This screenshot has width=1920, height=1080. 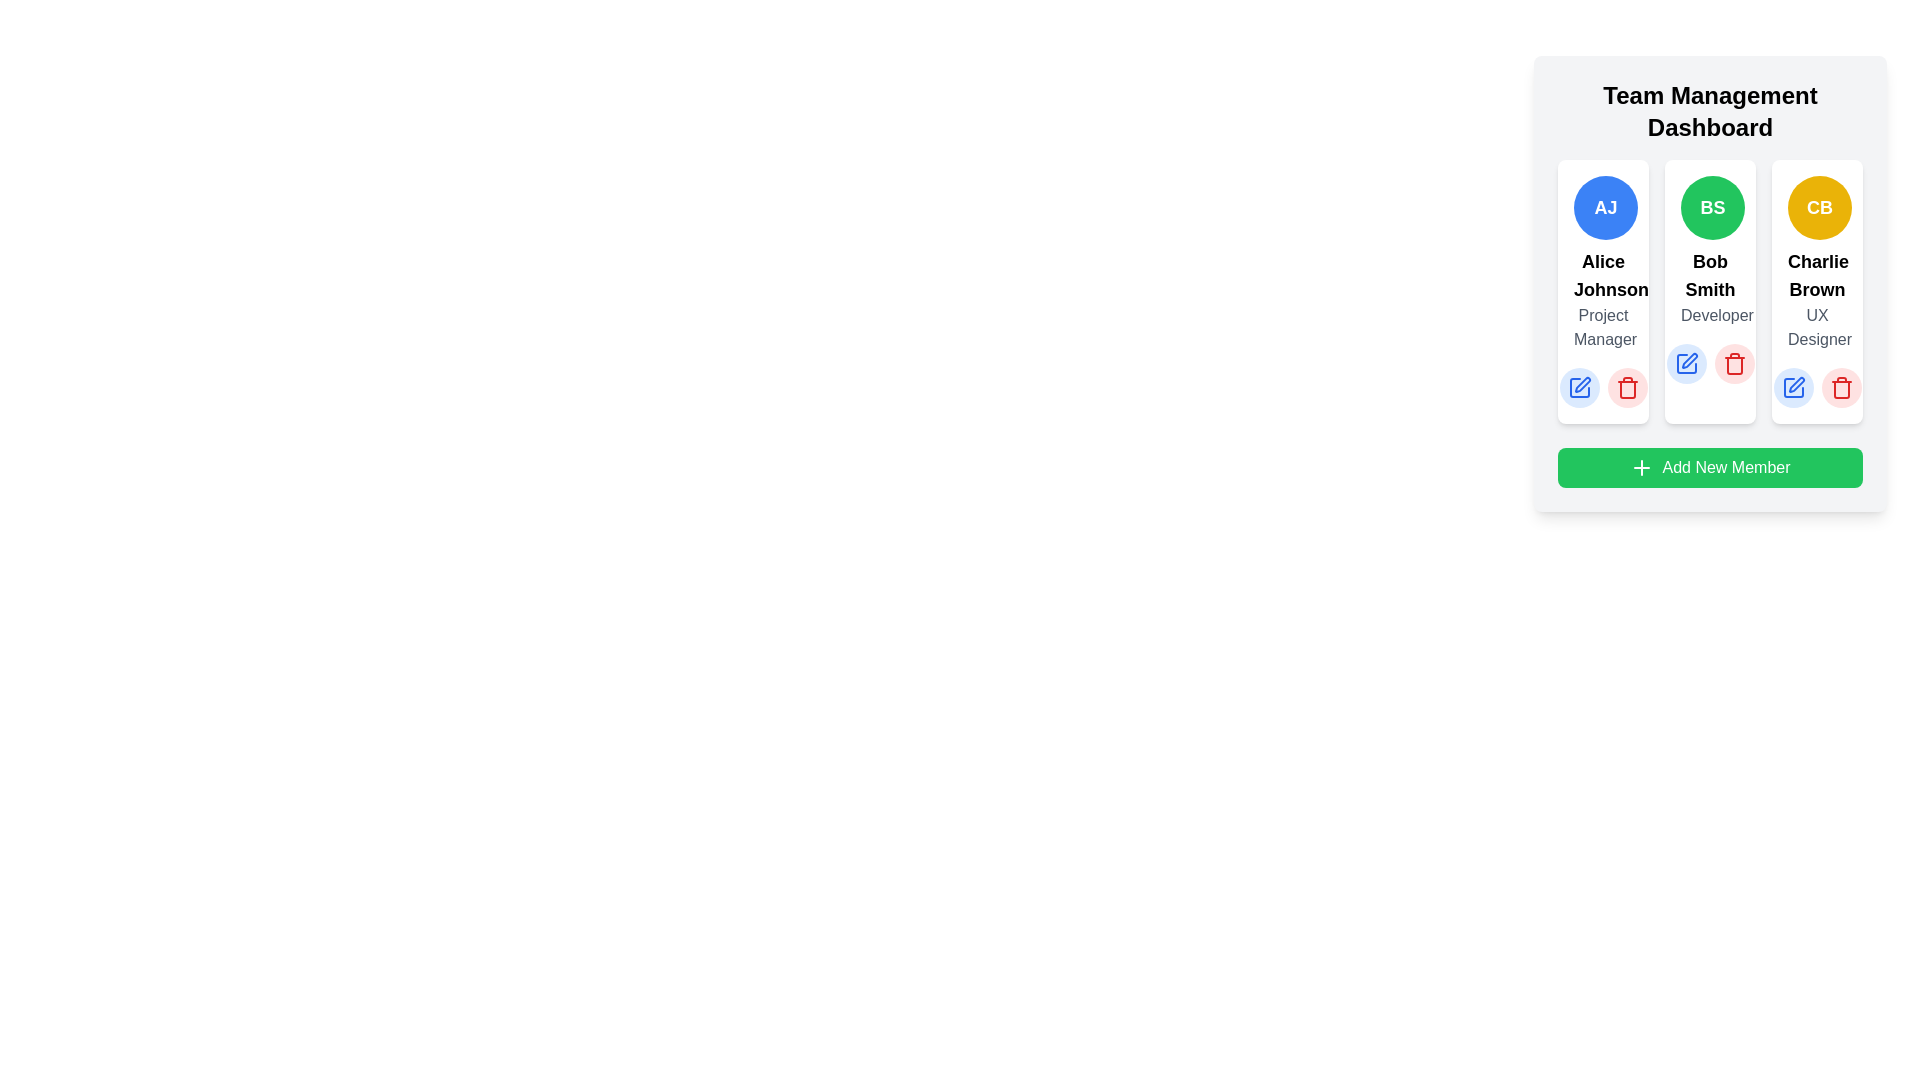 What do you see at coordinates (1685, 363) in the screenshot?
I see `the edit icon button located in the bottom-left corner of the card for 'Bob Smith' to trigger the hover state effect` at bounding box center [1685, 363].